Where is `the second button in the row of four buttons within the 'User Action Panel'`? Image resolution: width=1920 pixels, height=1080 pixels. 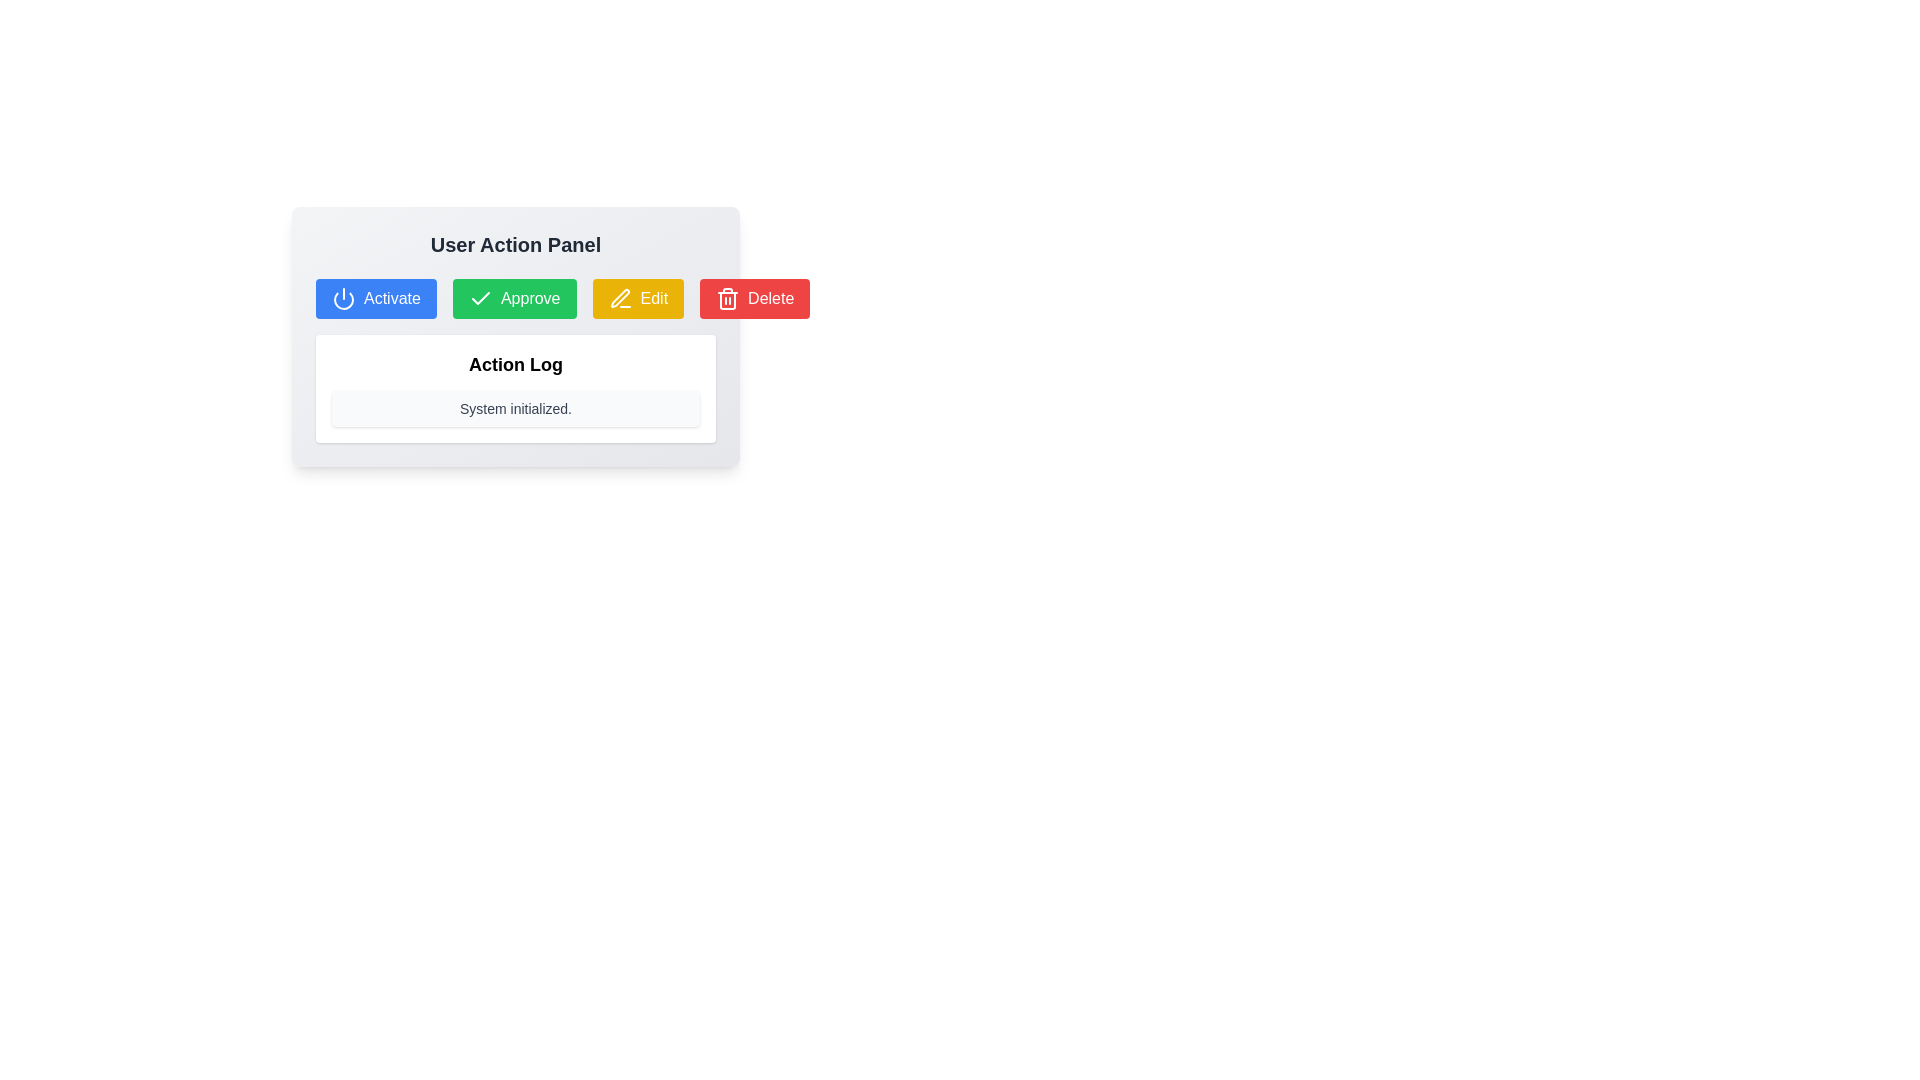 the second button in the row of four buttons within the 'User Action Panel' is located at coordinates (515, 299).